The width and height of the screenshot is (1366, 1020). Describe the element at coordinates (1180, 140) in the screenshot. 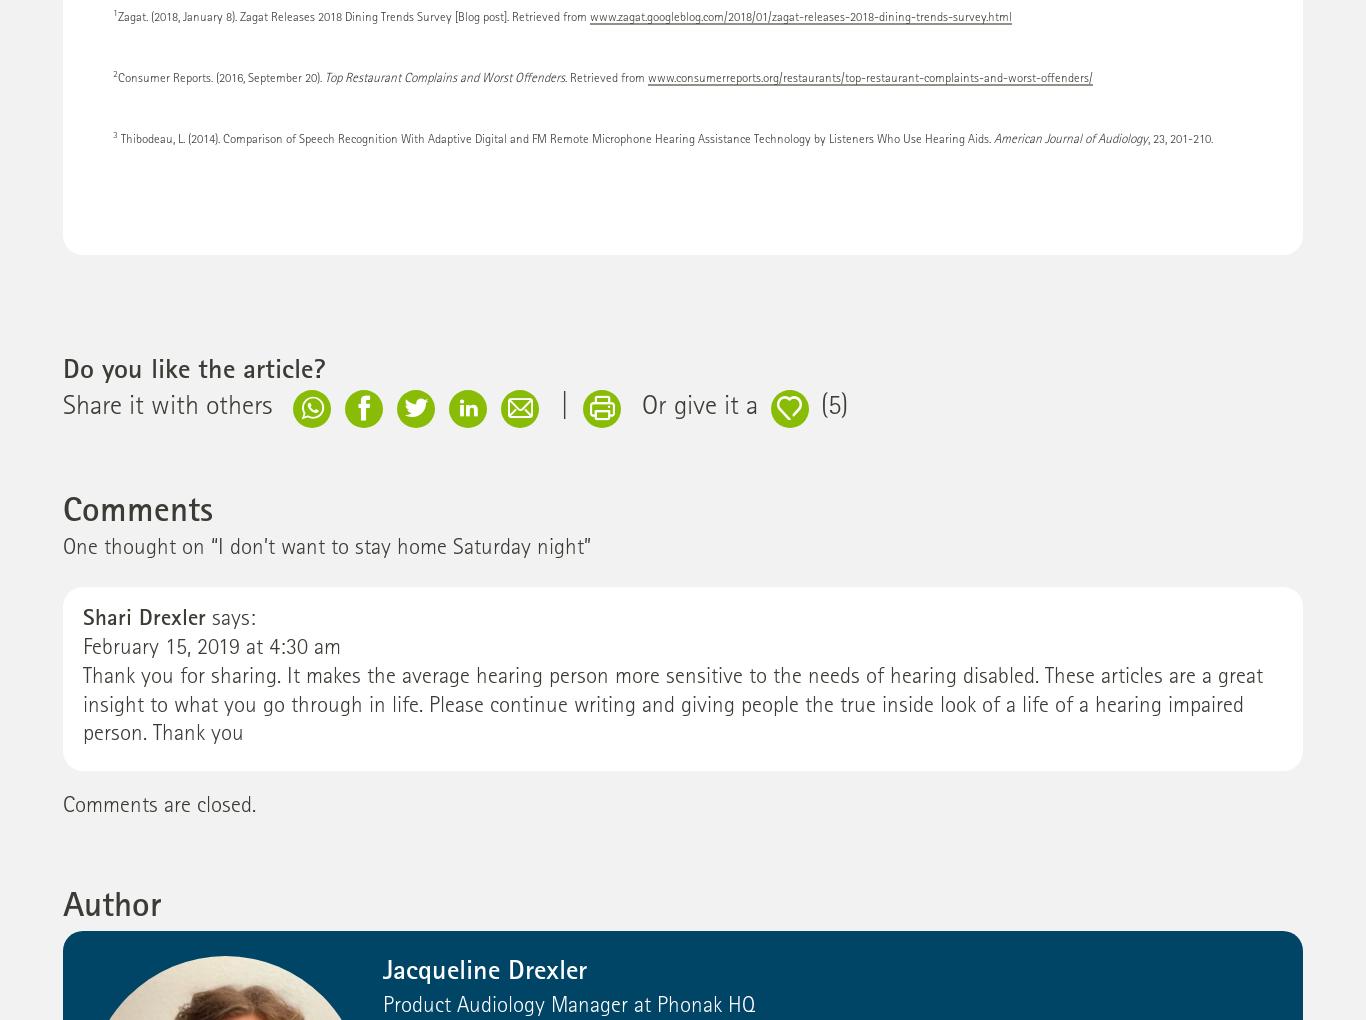

I see `', 23, 201-210.'` at that location.